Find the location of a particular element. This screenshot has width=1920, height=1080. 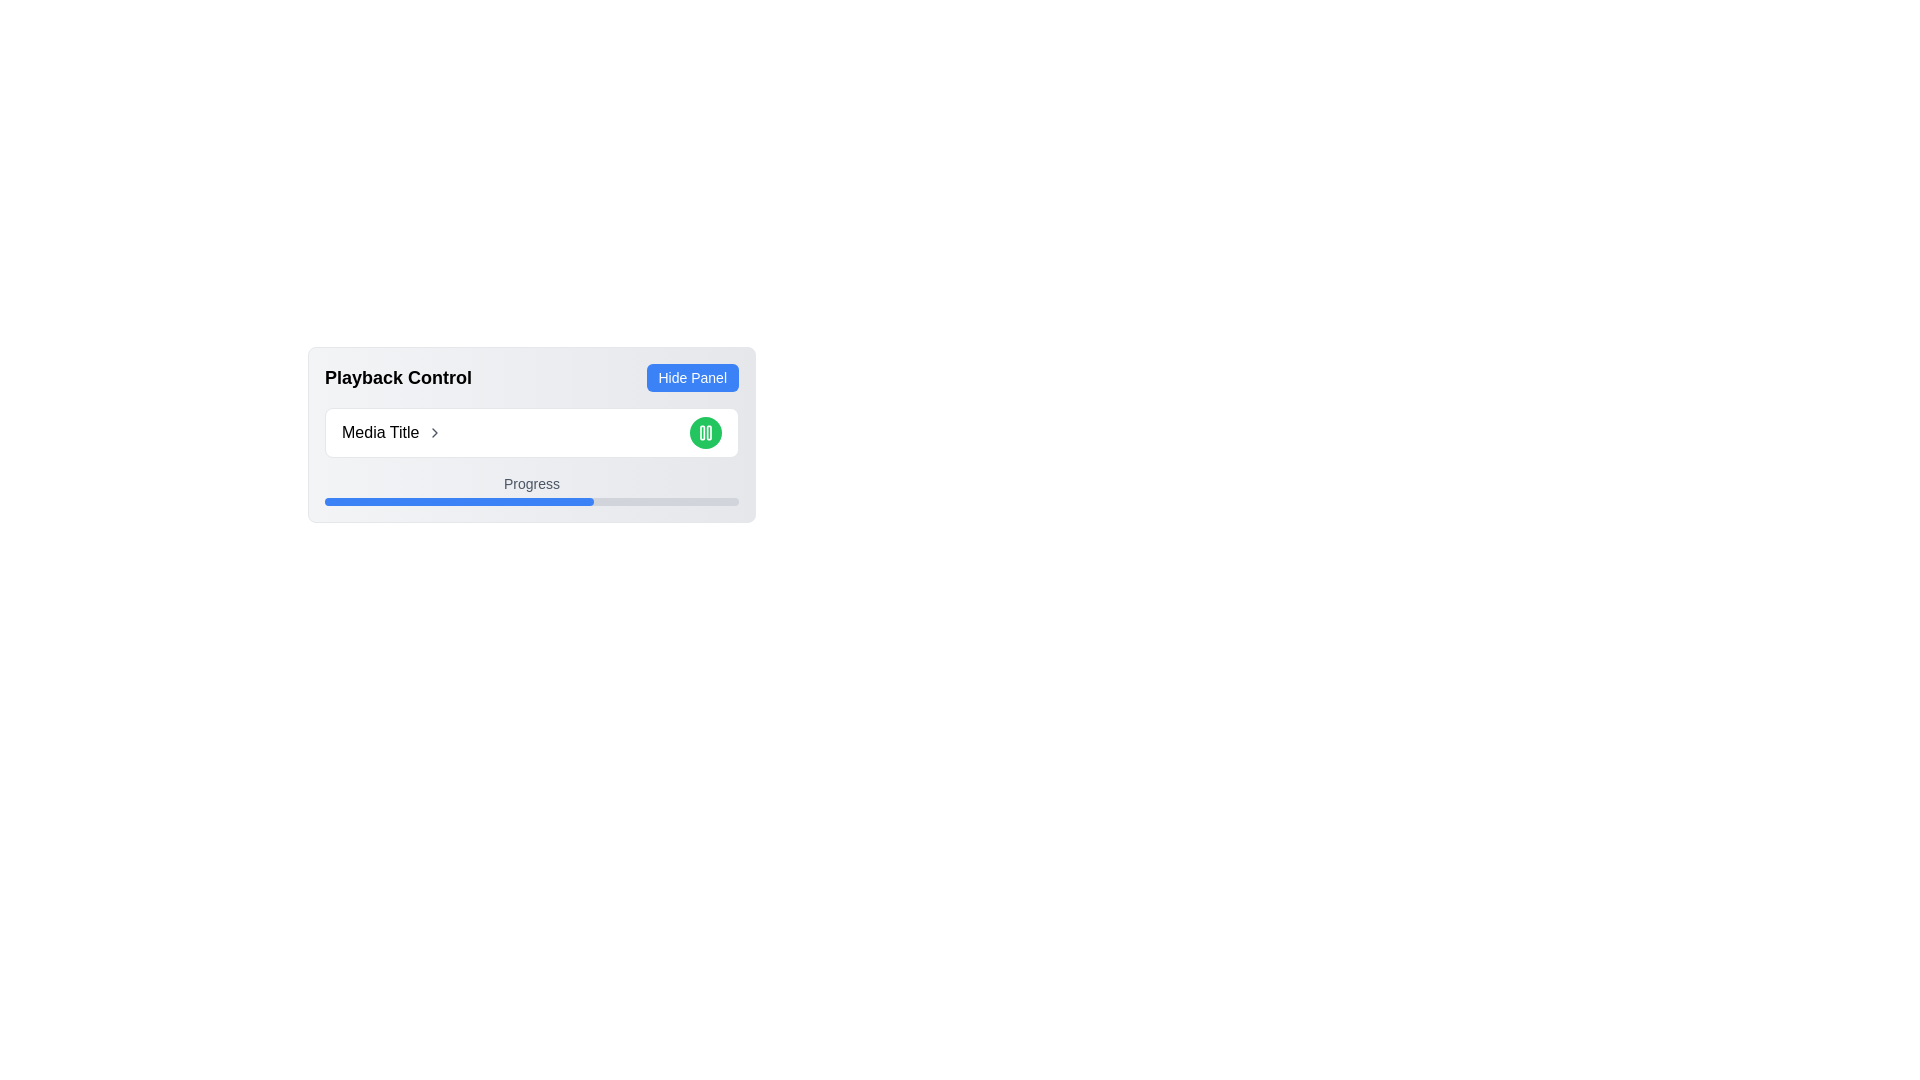

the horizontal progress bar with a light gray background and a blue segment indicating 65% progress, located beneath the 'Progress' label is located at coordinates (532, 500).